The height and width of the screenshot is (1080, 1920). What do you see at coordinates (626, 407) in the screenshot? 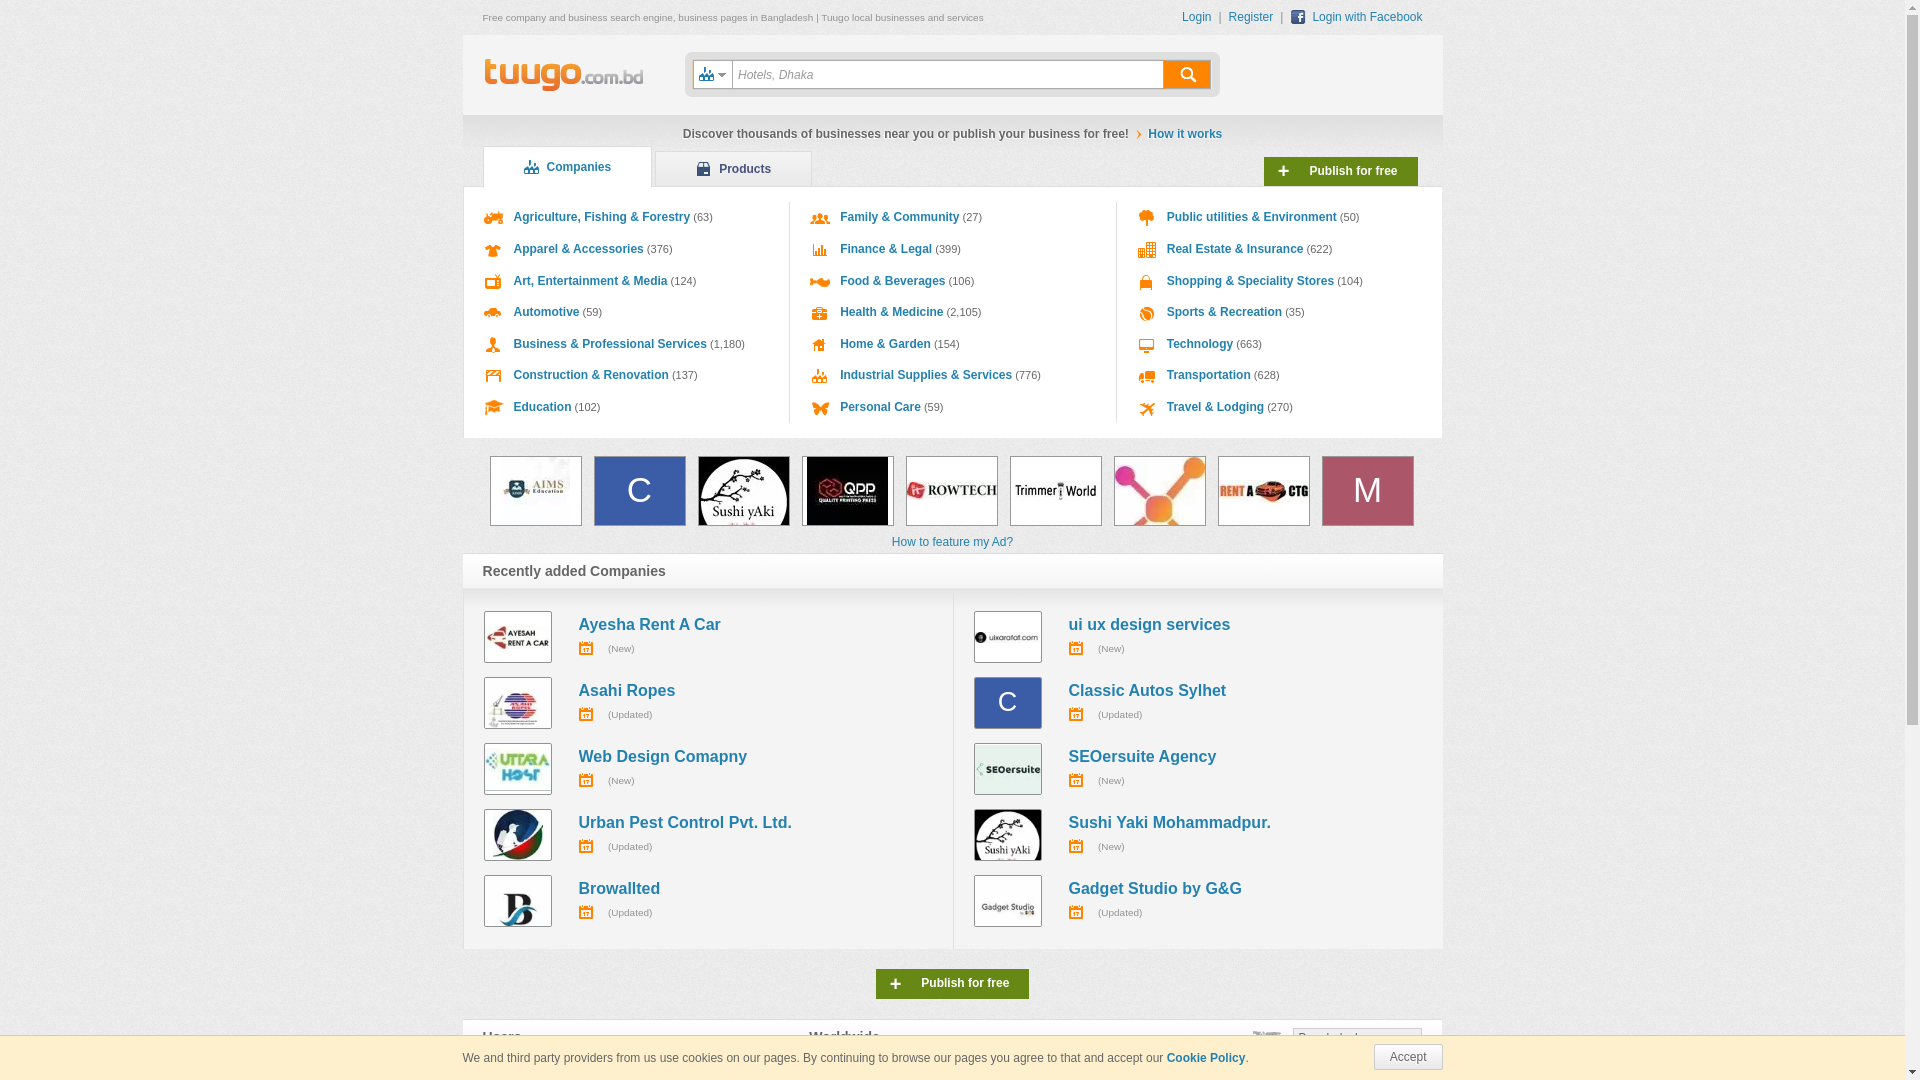
I see `' Education (102)'` at bounding box center [626, 407].